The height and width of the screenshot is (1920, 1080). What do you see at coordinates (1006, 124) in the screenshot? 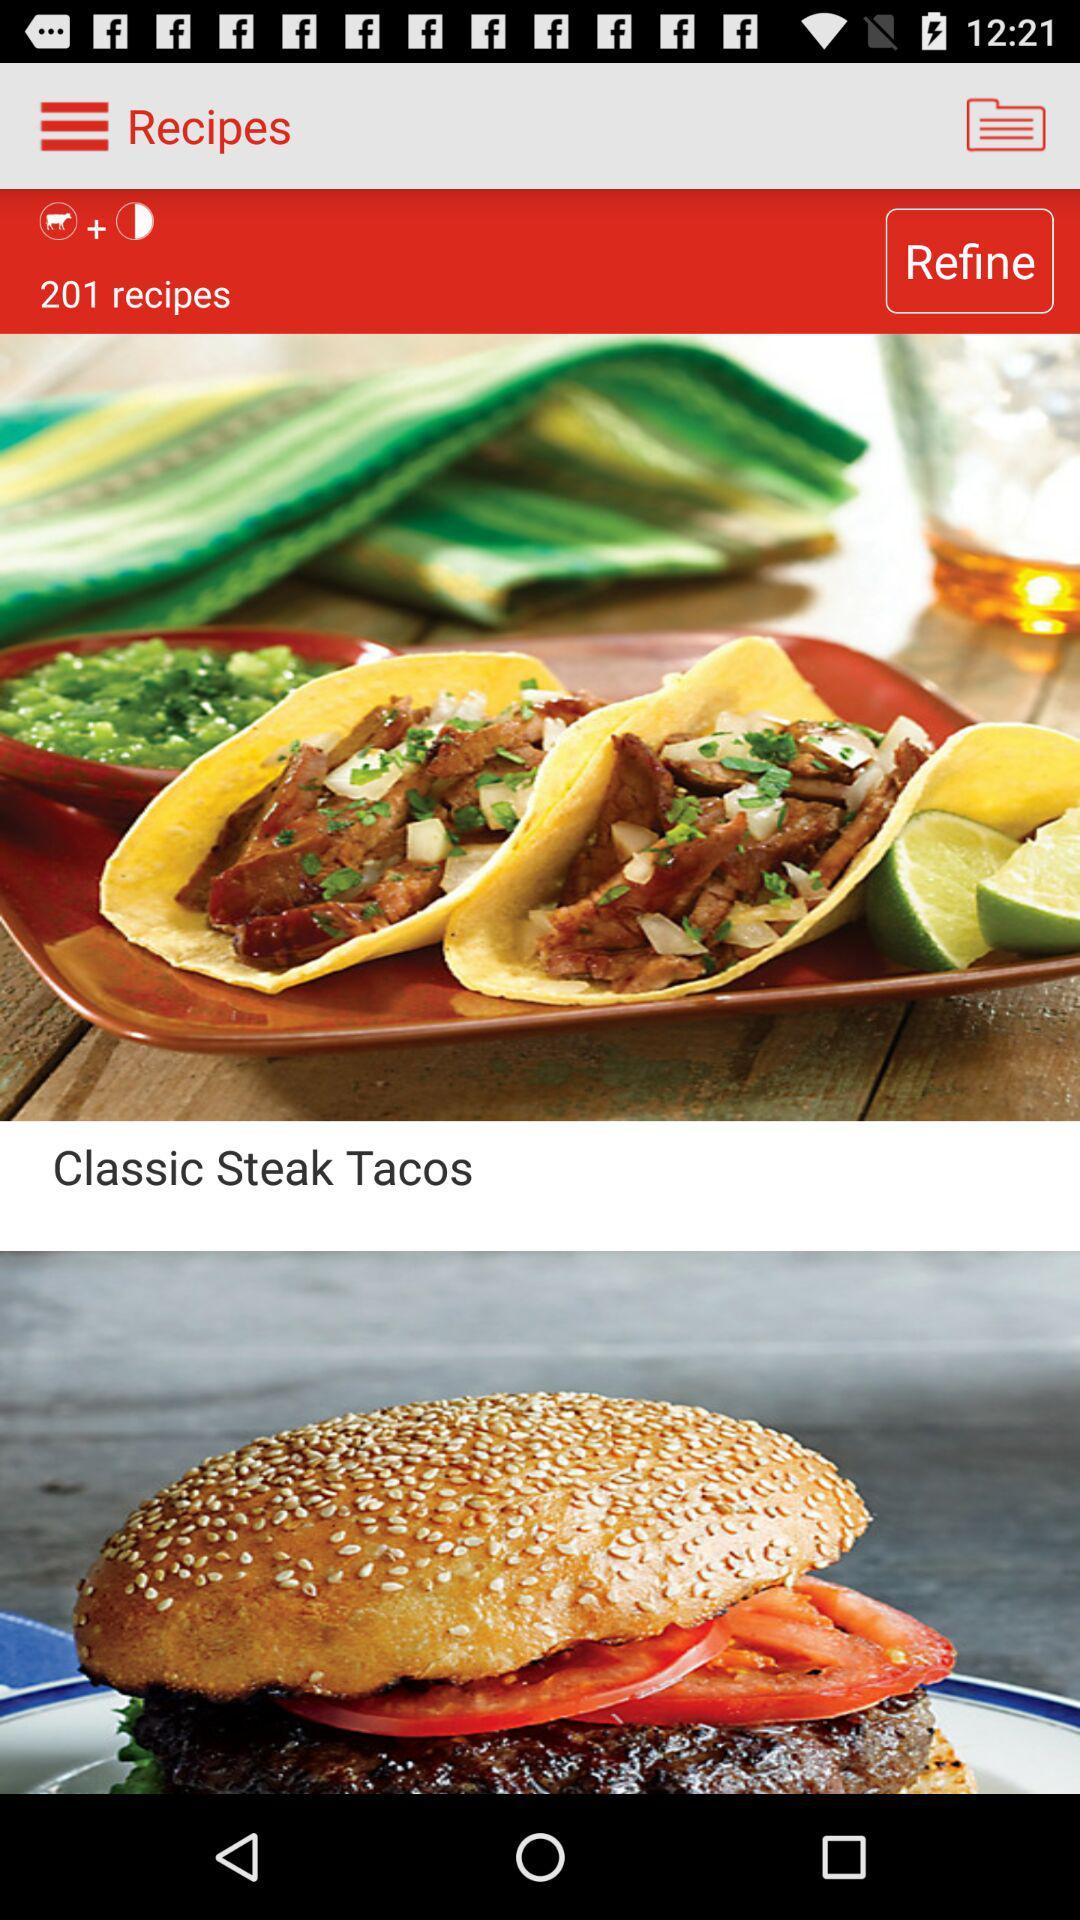
I see `app to the right of recipes` at bounding box center [1006, 124].